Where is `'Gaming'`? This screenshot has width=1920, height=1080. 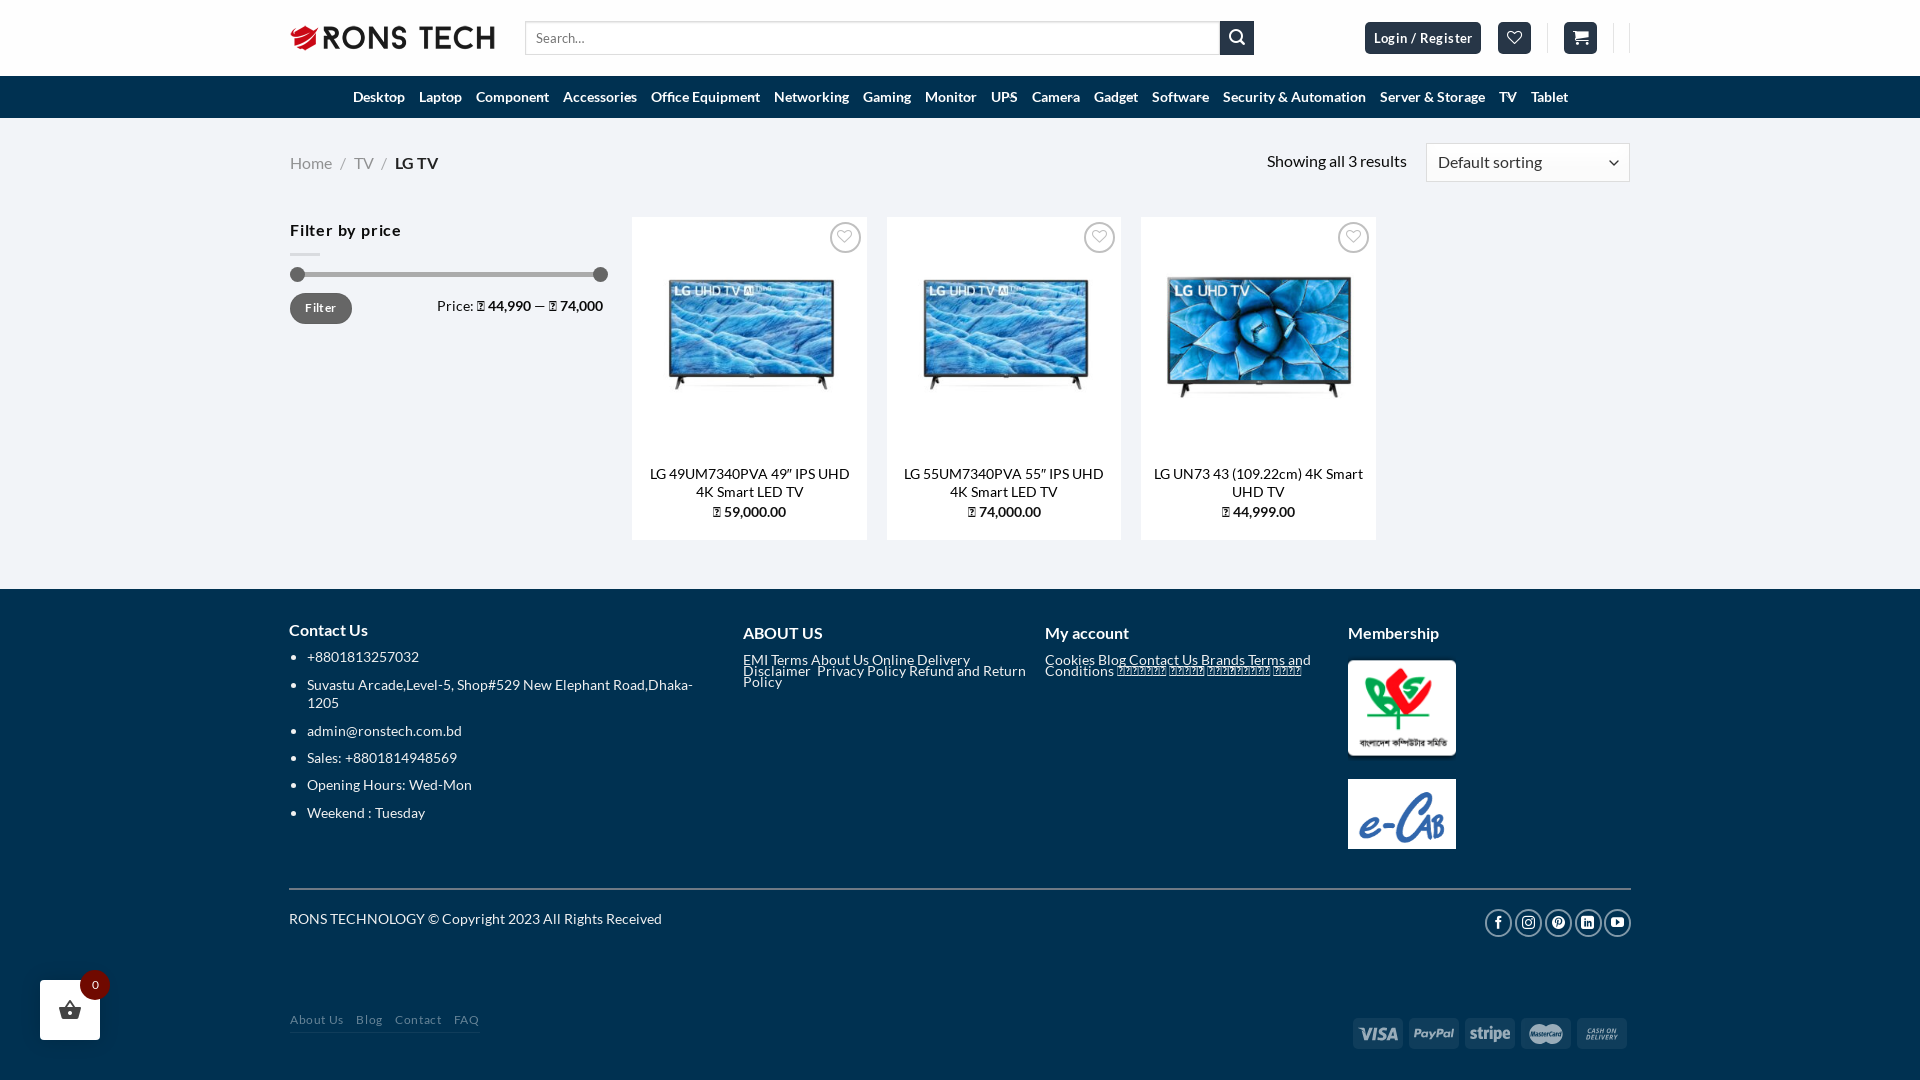 'Gaming' is located at coordinates (886, 96).